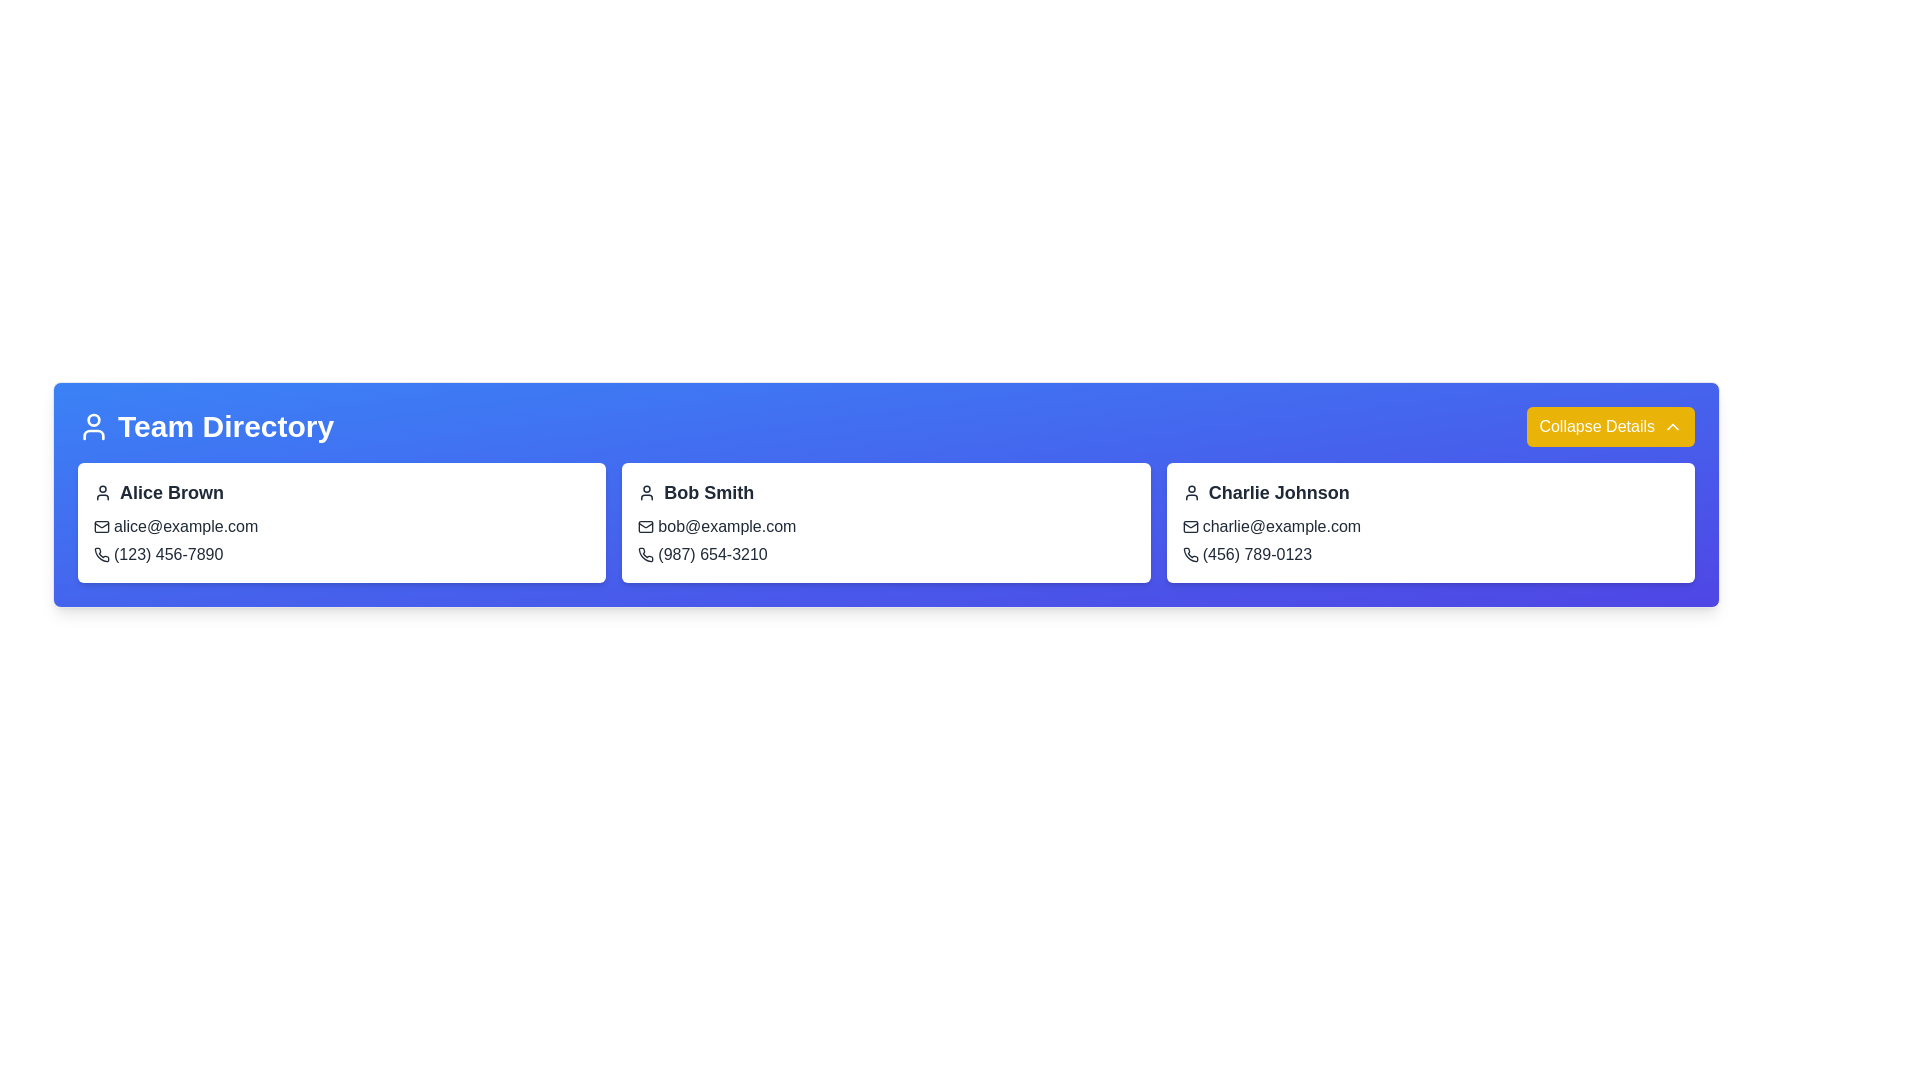  What do you see at coordinates (1429, 522) in the screenshot?
I see `the Information card for Charlie Johnson in the Team Directory section` at bounding box center [1429, 522].